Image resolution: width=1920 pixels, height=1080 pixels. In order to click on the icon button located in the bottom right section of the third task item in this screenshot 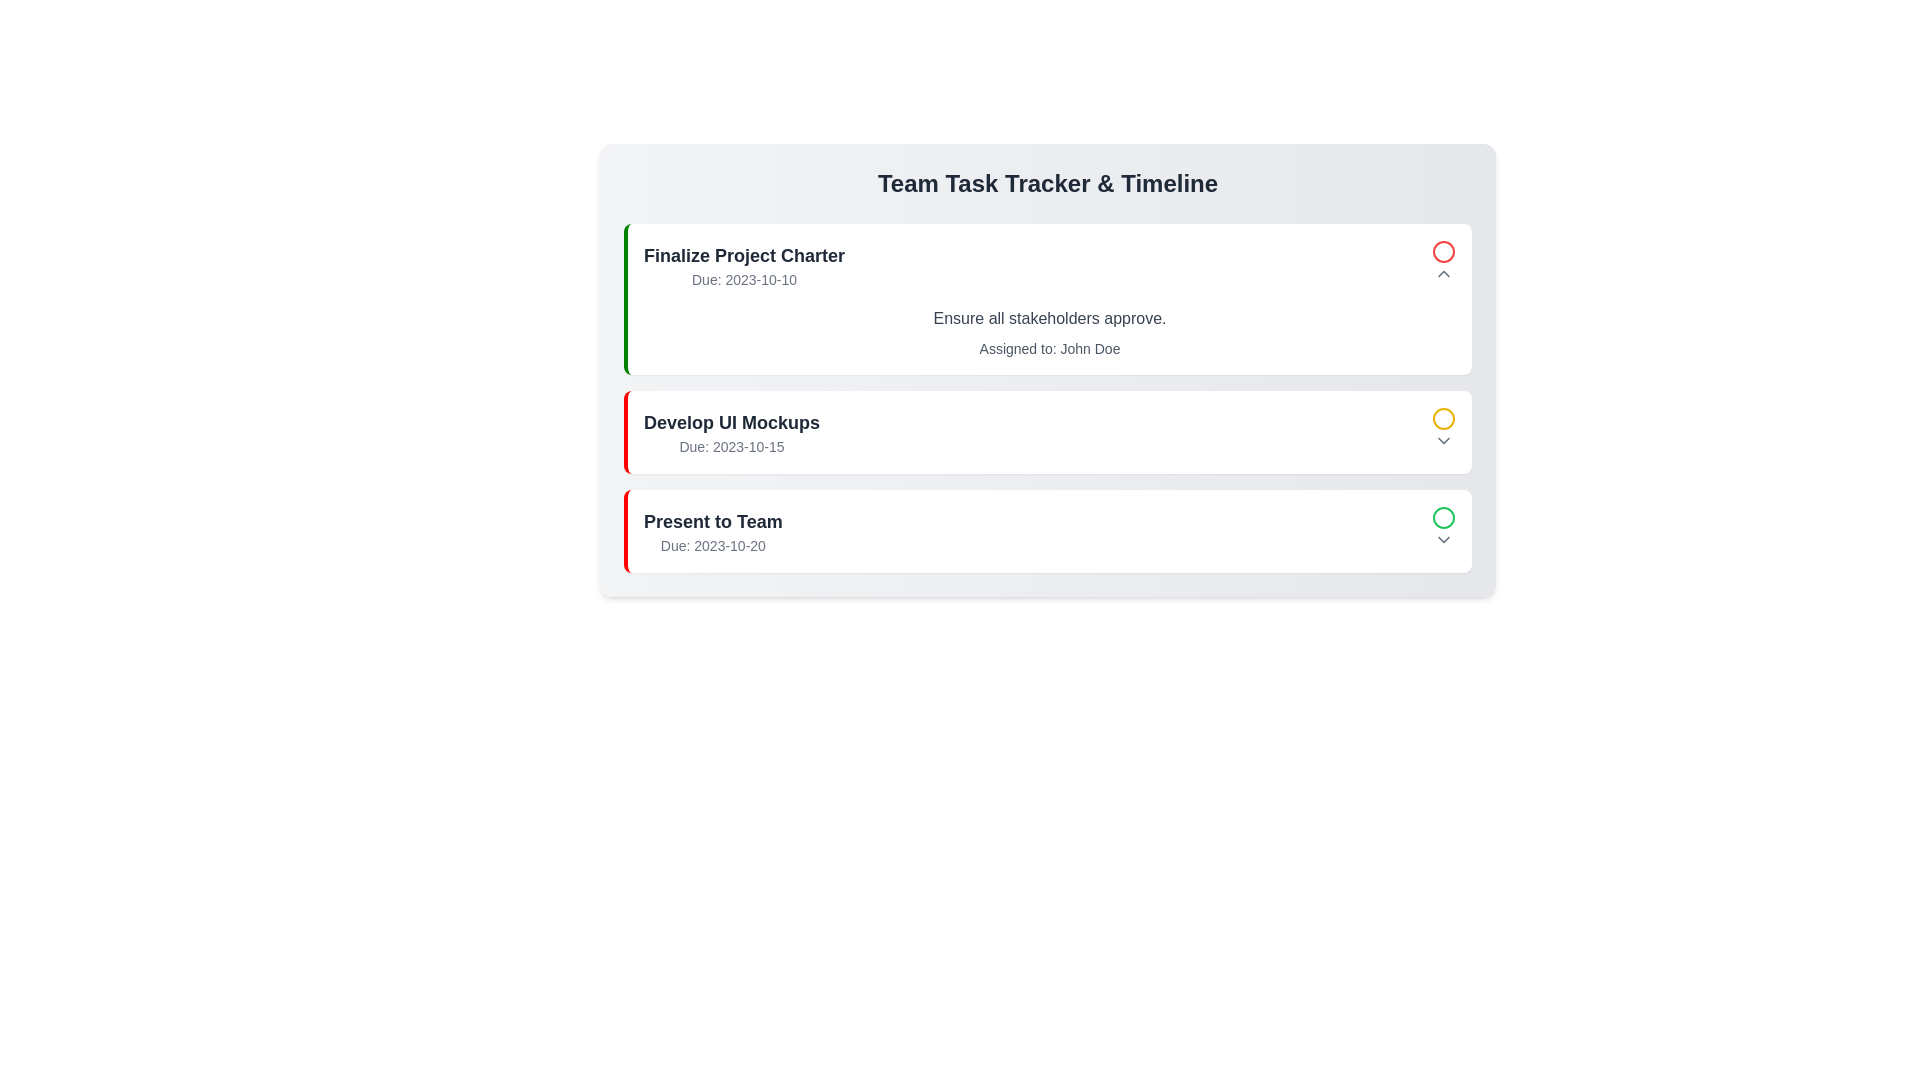, I will do `click(1444, 540)`.